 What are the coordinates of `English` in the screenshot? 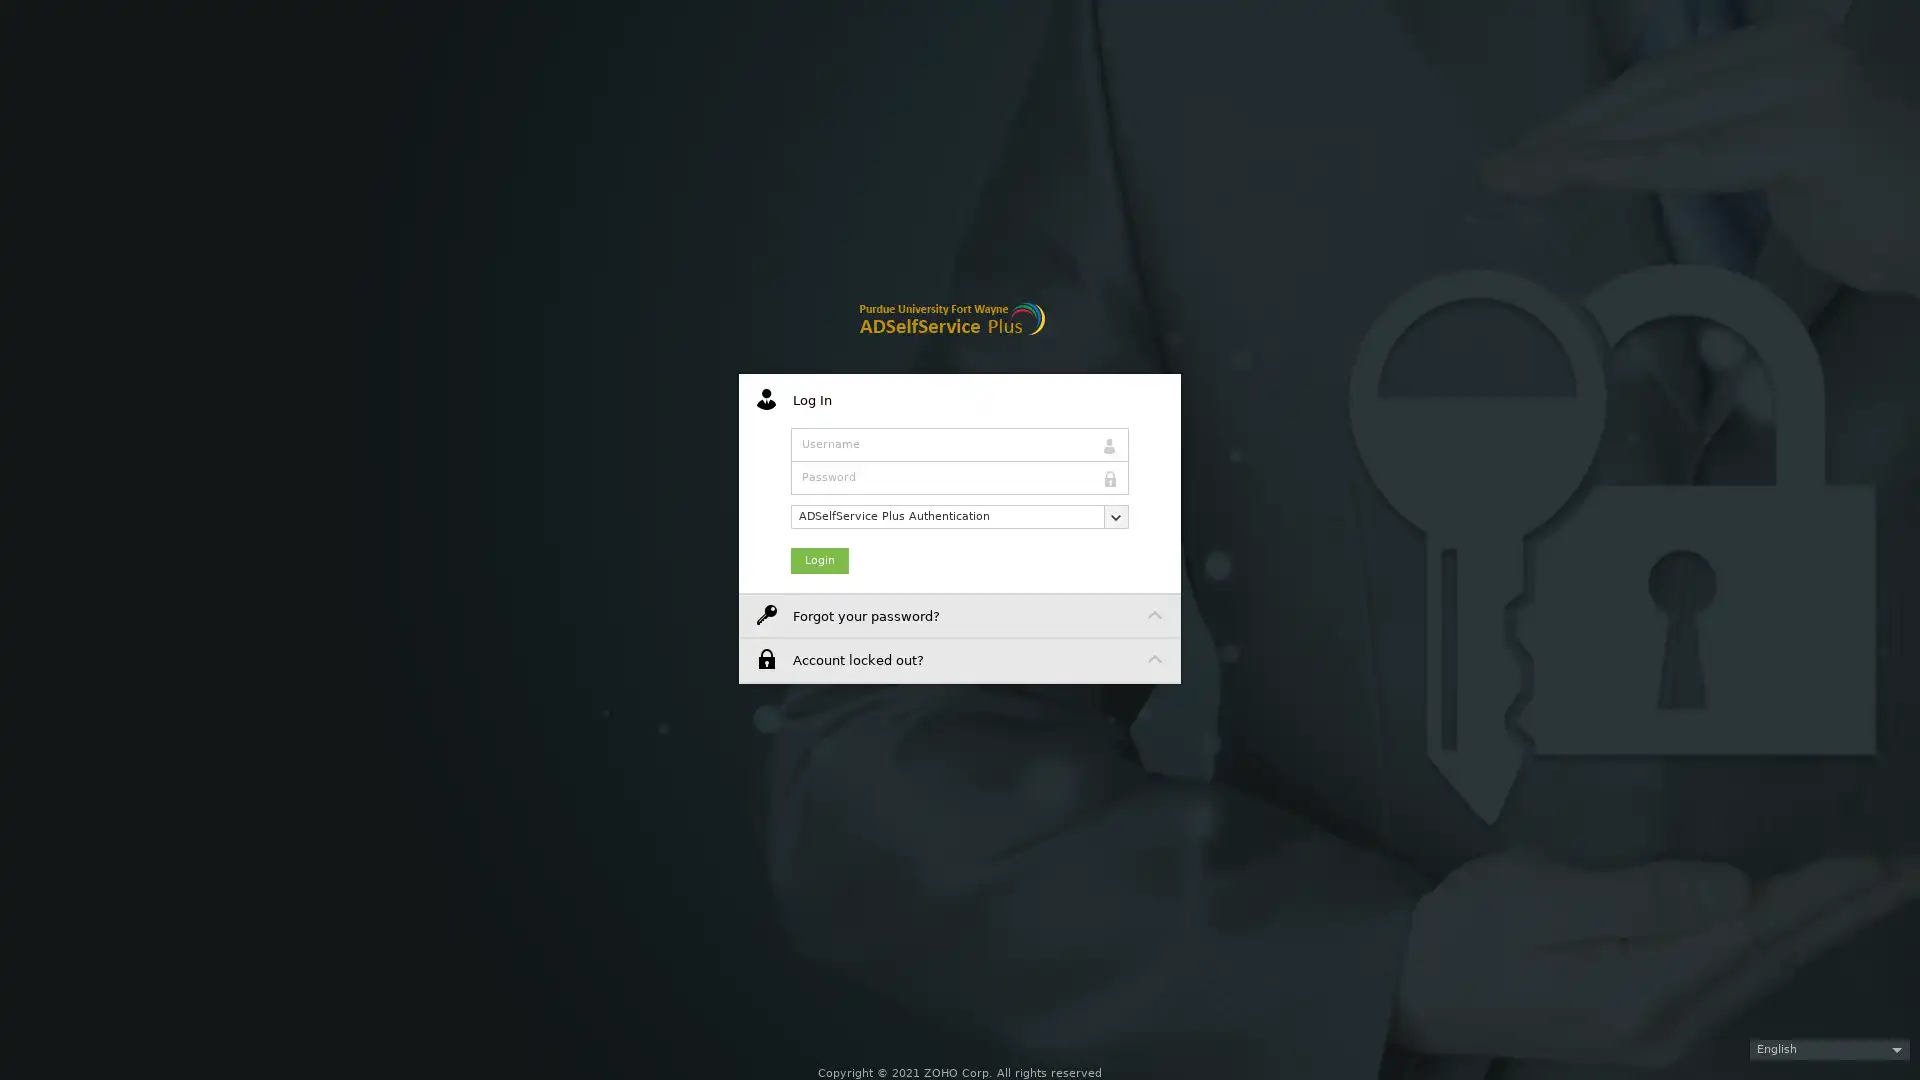 It's located at (1829, 1048).